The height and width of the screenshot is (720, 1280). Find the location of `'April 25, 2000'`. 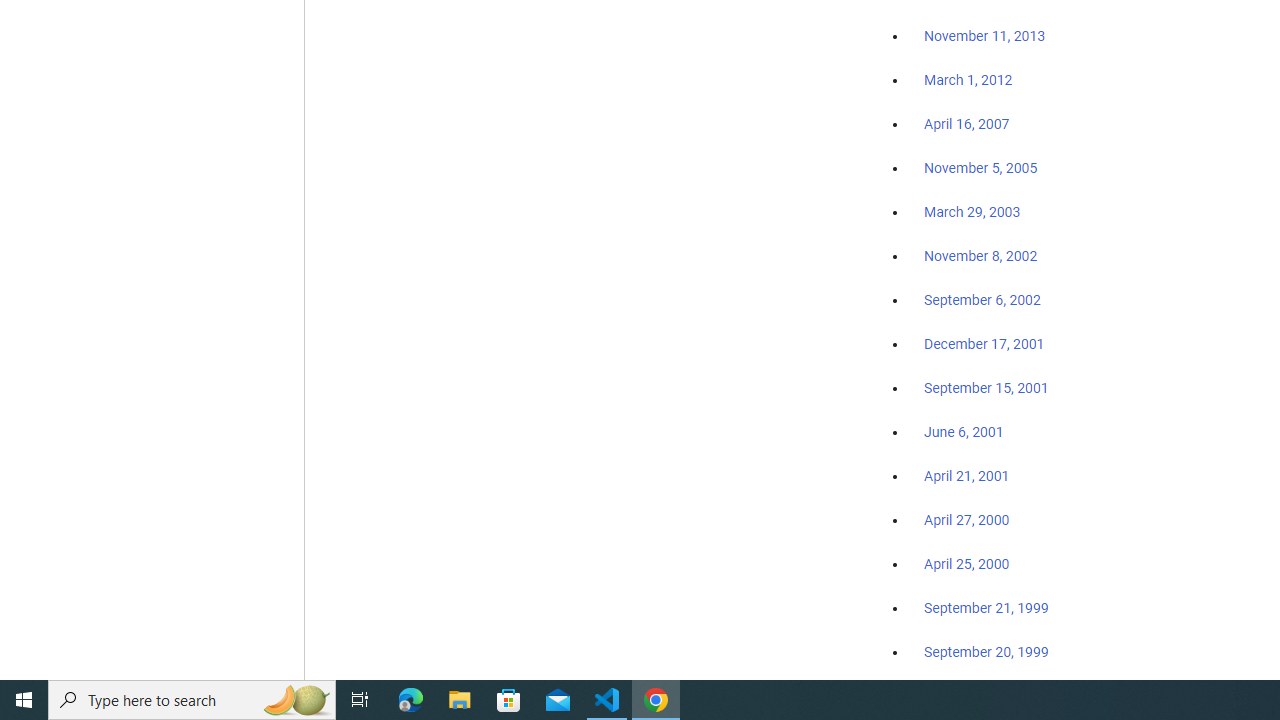

'April 25, 2000' is located at coordinates (967, 564).